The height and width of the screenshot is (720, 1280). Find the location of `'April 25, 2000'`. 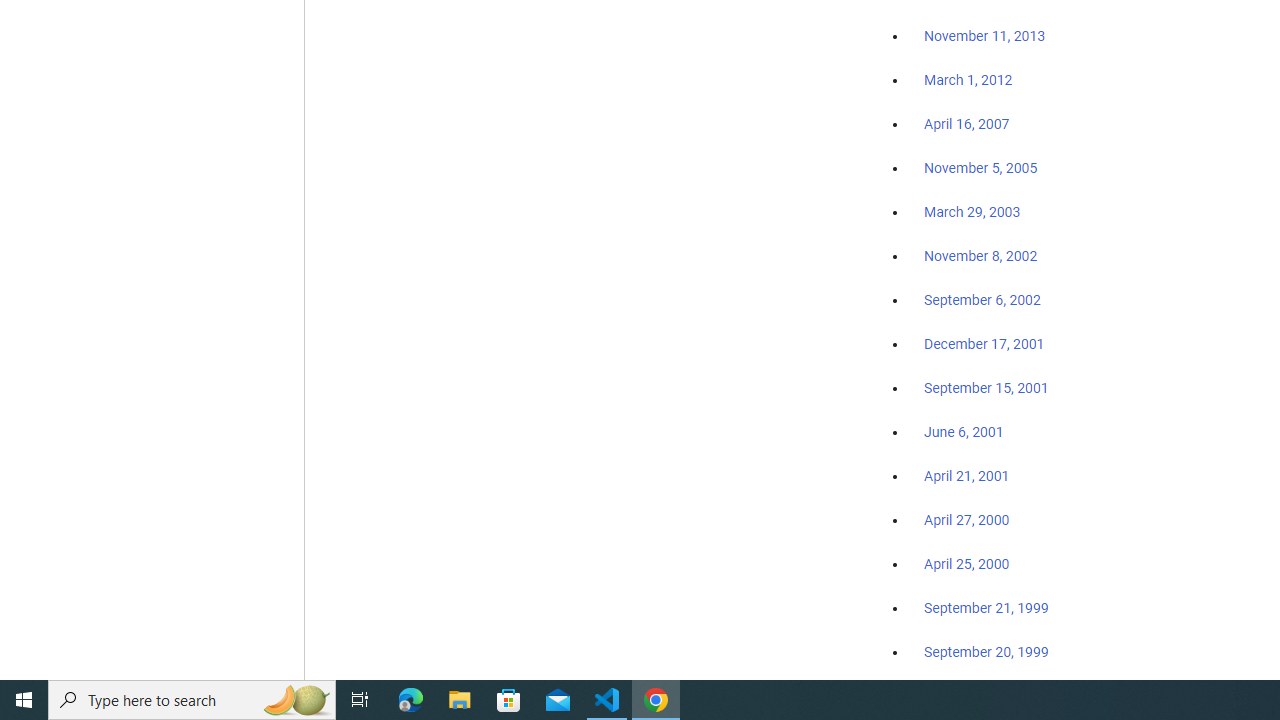

'April 25, 2000' is located at coordinates (967, 564).